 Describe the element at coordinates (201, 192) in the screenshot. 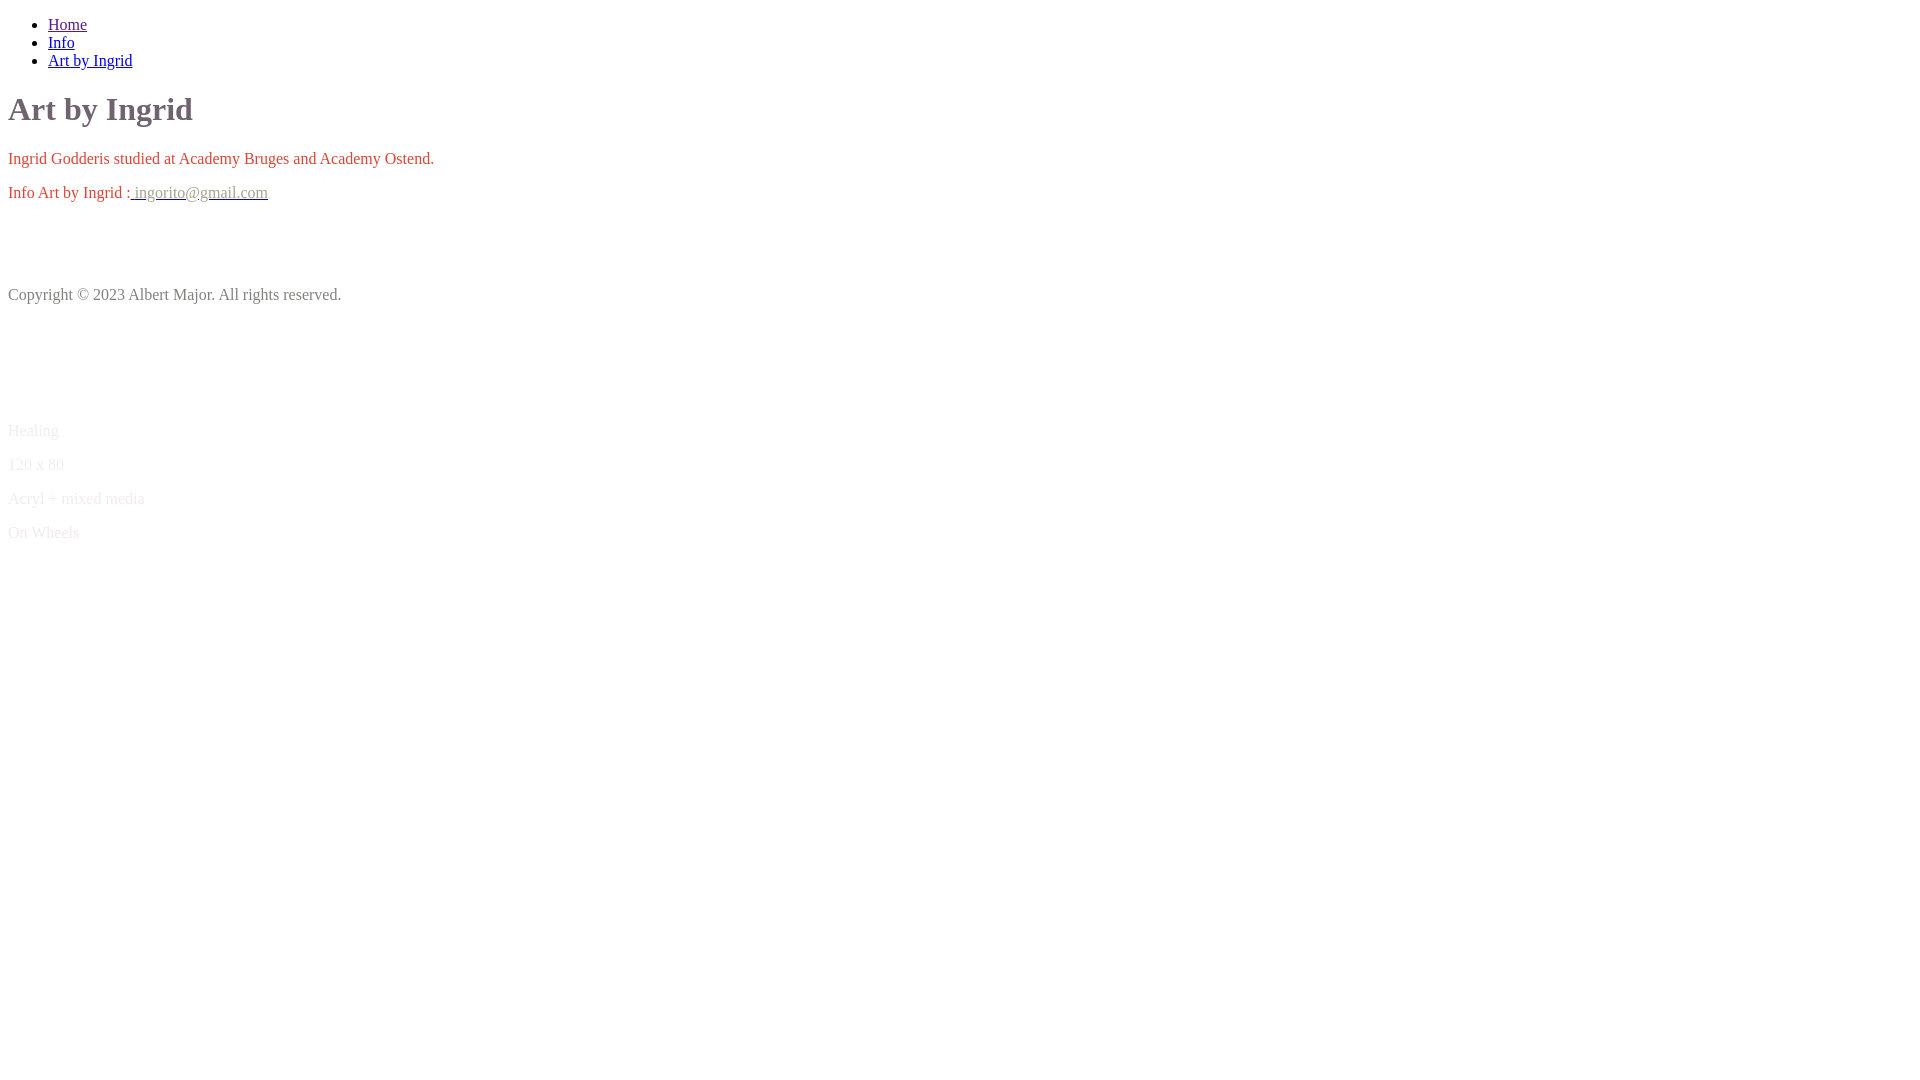

I see `'ingorito@gmail.com'` at that location.